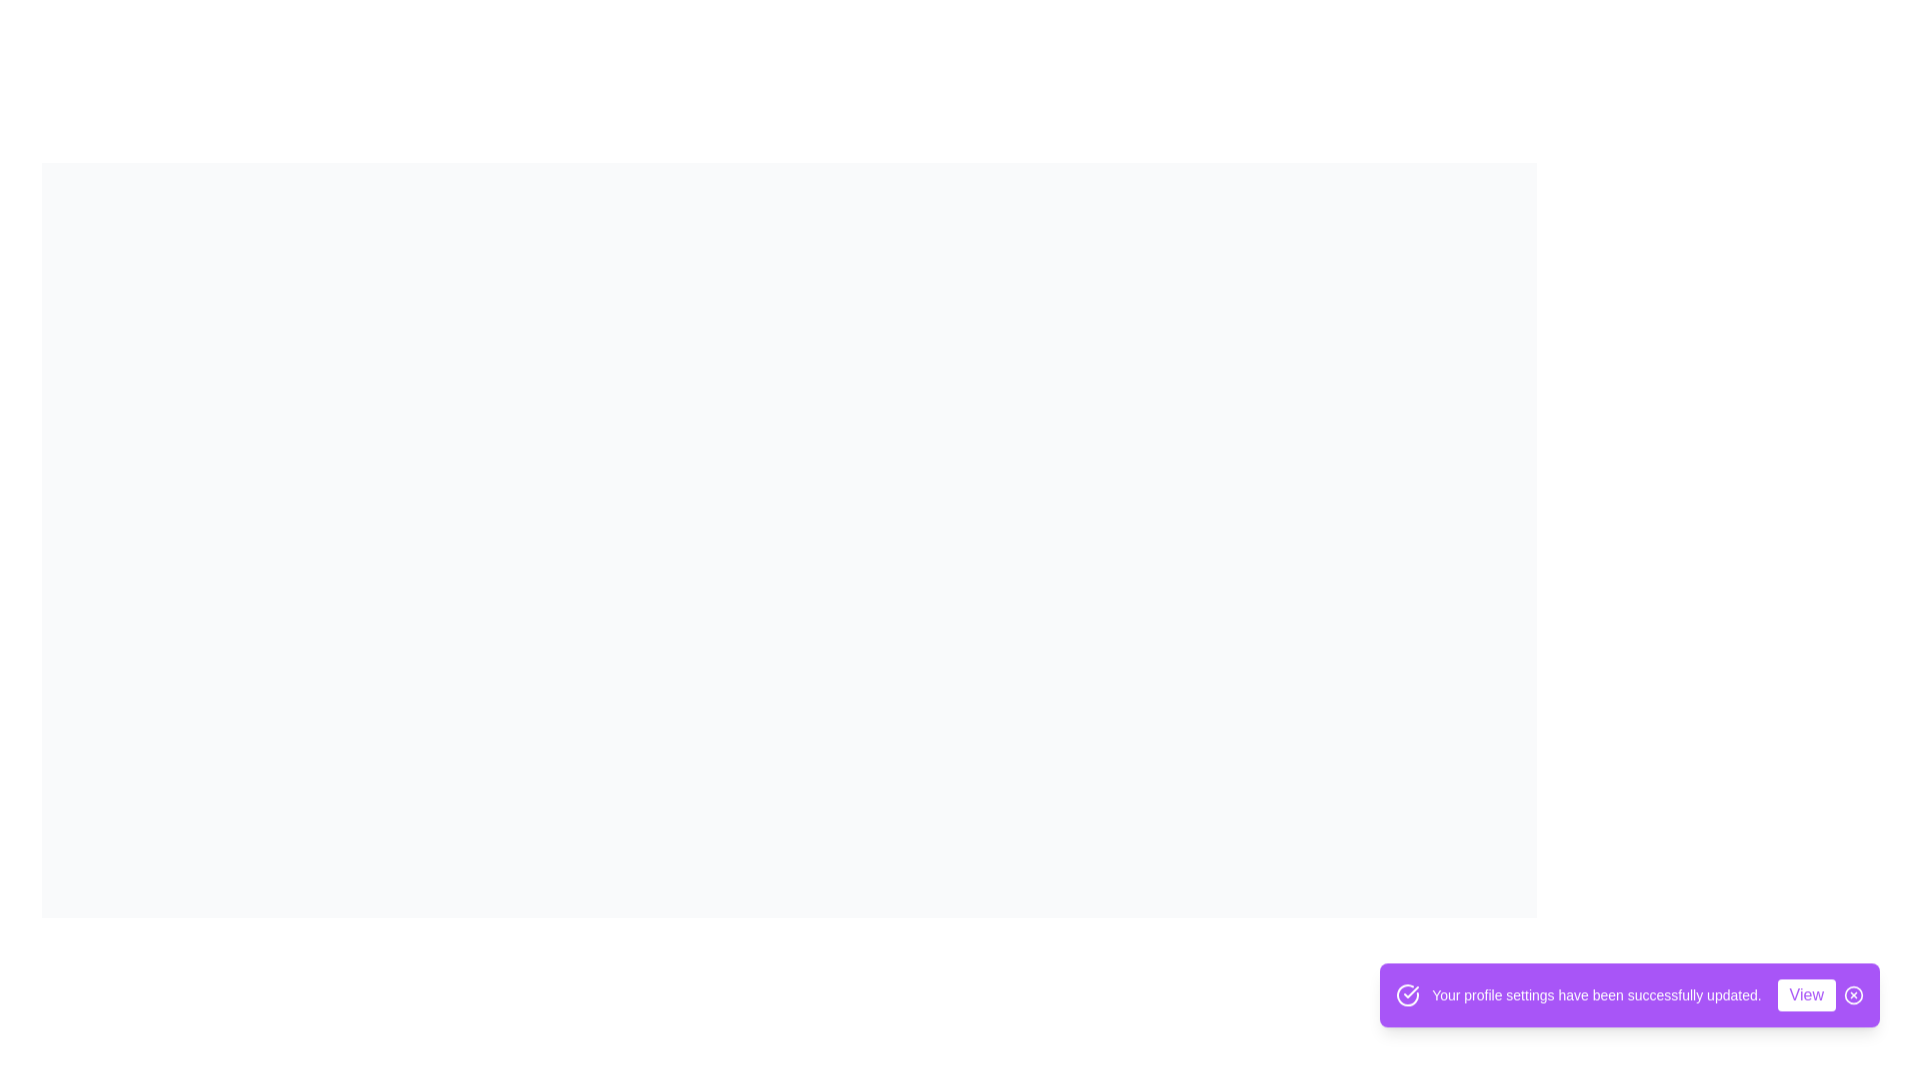 The height and width of the screenshot is (1080, 1920). What do you see at coordinates (1852, 1001) in the screenshot?
I see `the 'X' button to dismiss the snackbar` at bounding box center [1852, 1001].